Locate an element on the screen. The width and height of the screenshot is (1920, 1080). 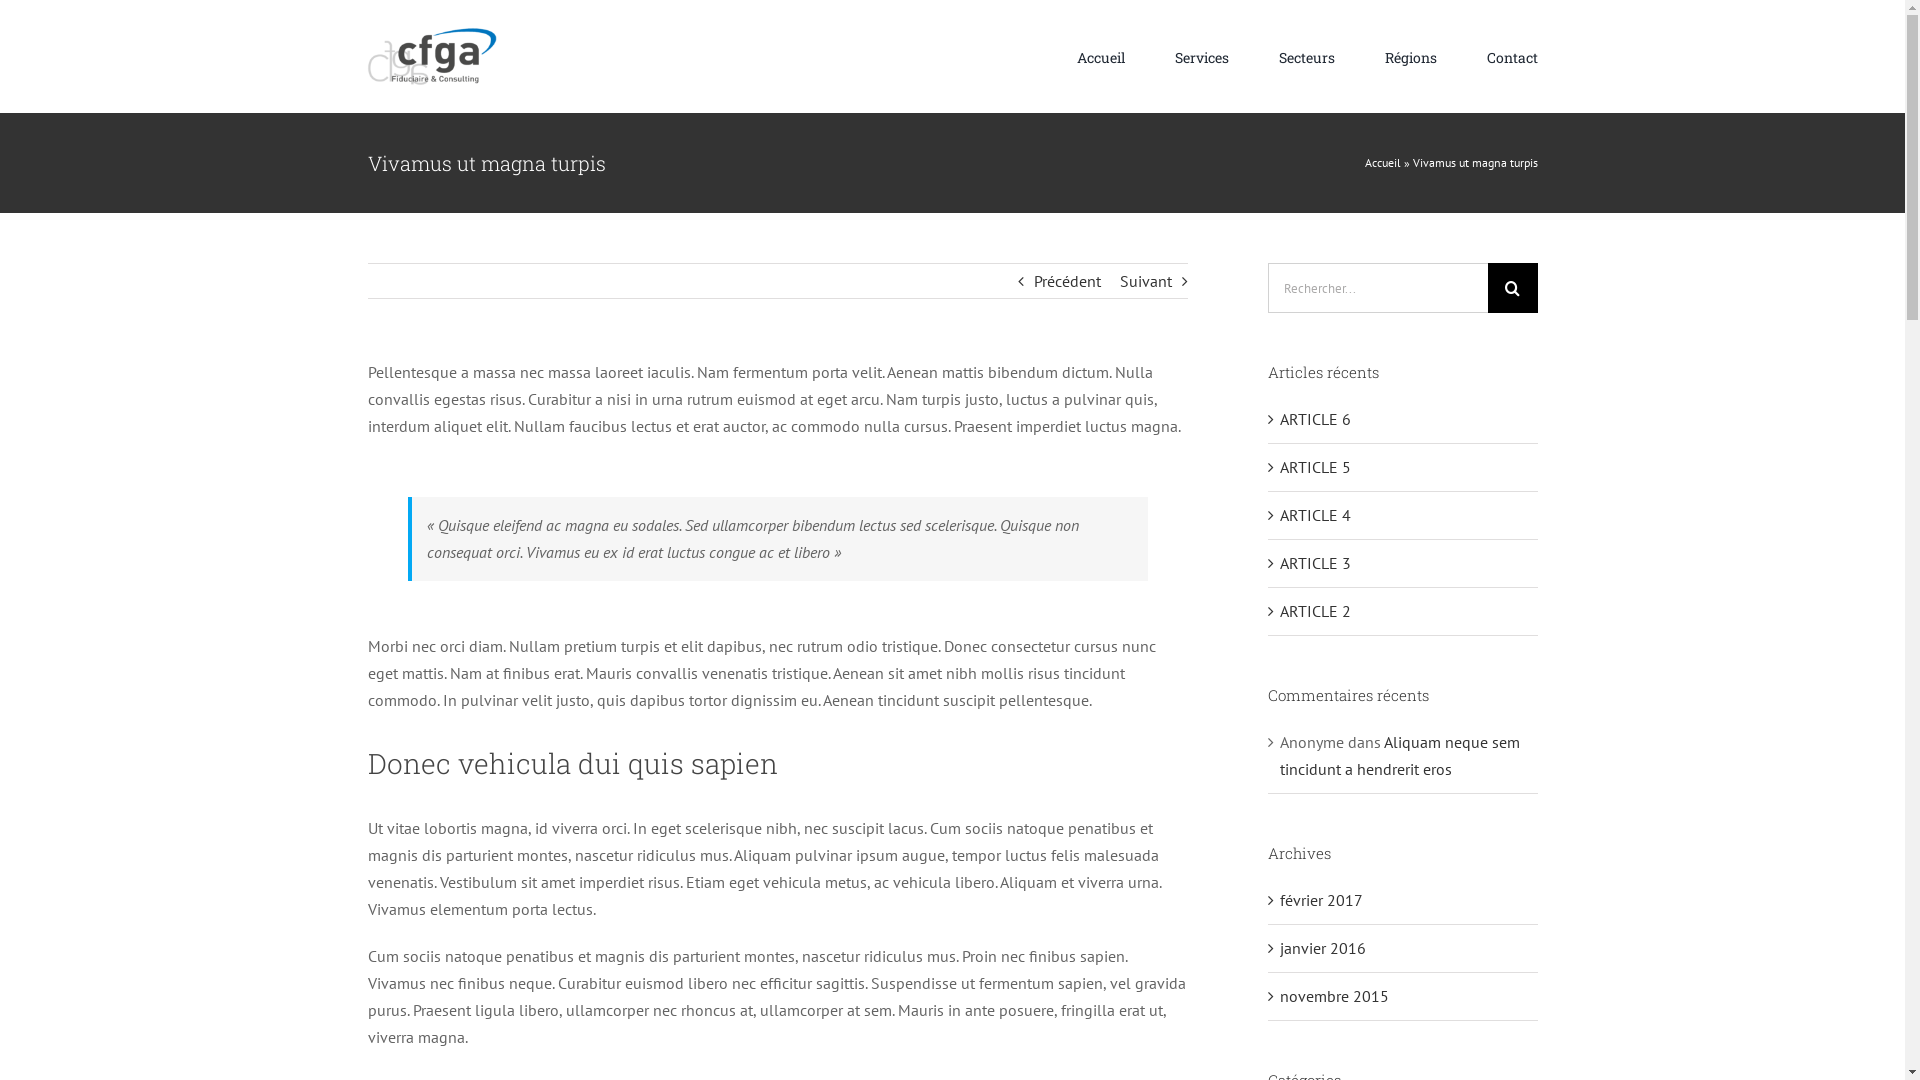
'novembre 2015' is located at coordinates (1334, 995).